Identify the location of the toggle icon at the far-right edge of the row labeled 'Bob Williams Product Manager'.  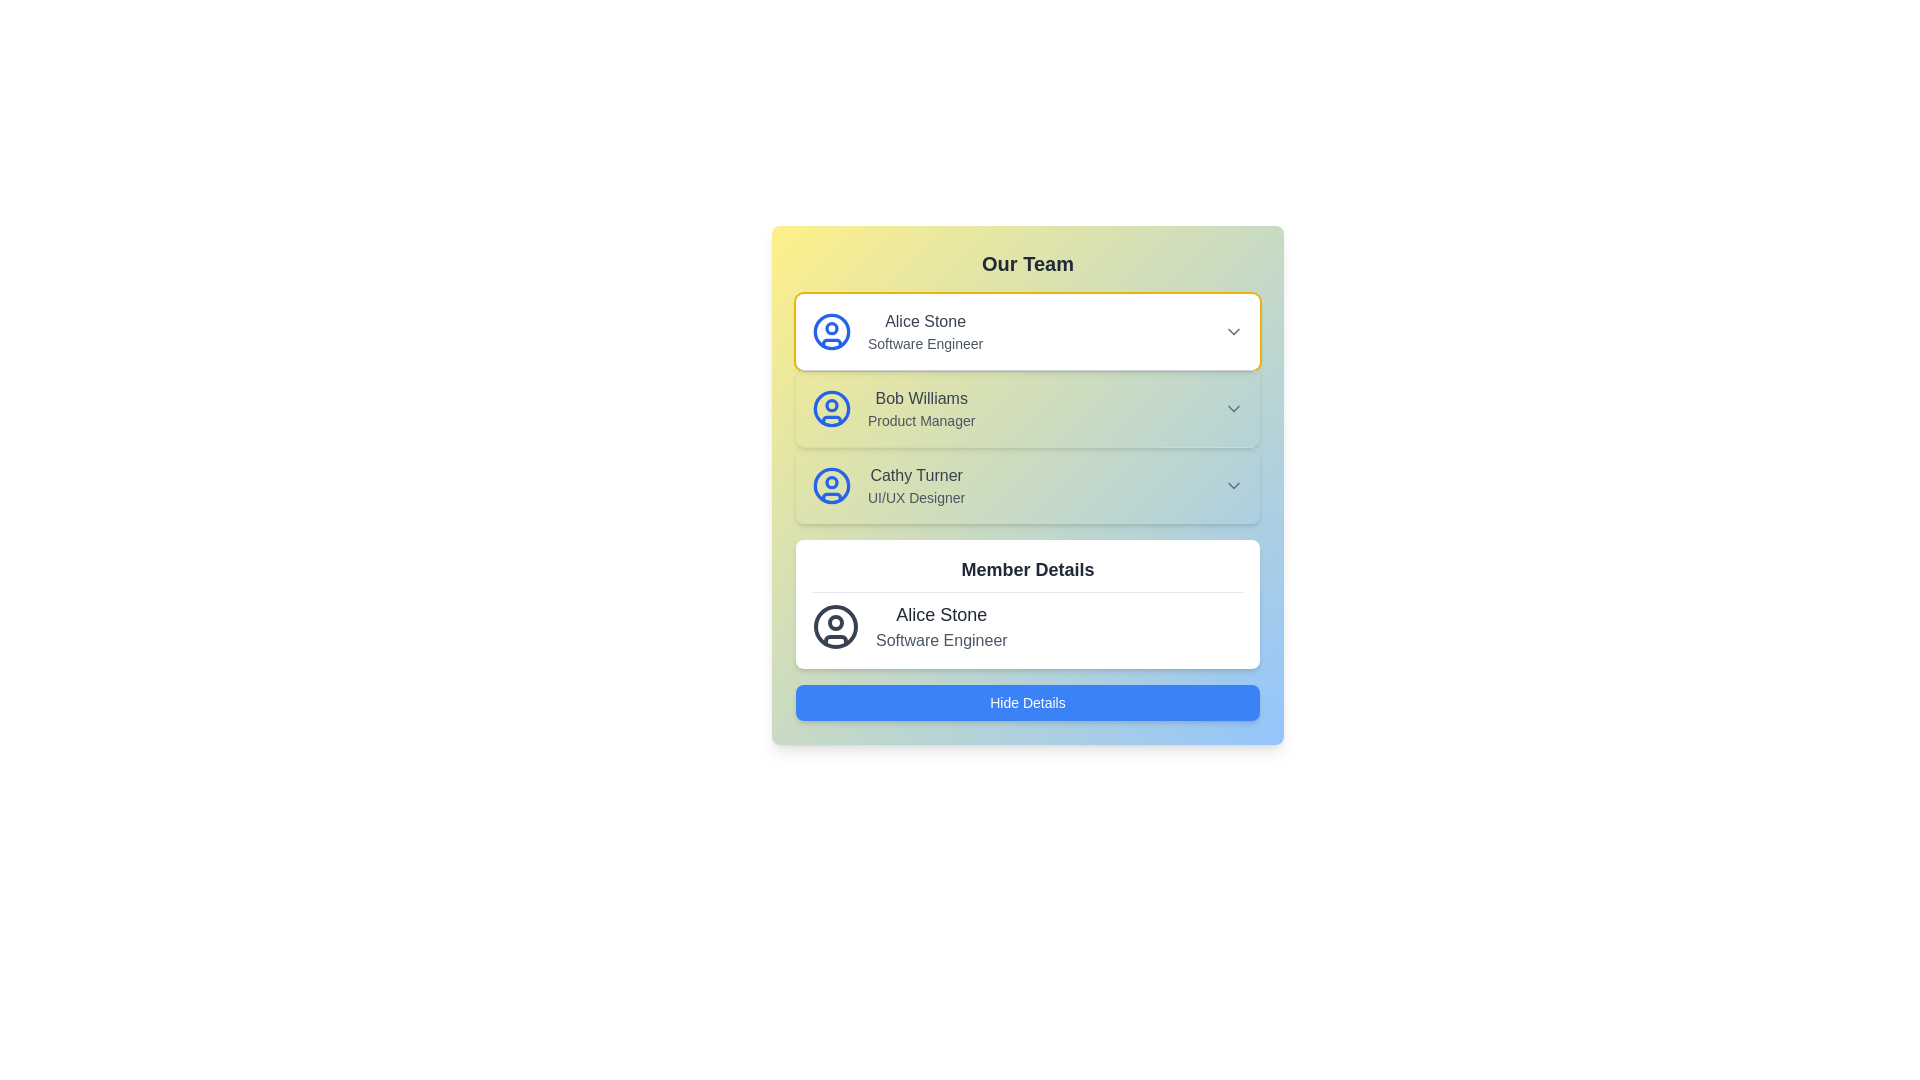
(1232, 407).